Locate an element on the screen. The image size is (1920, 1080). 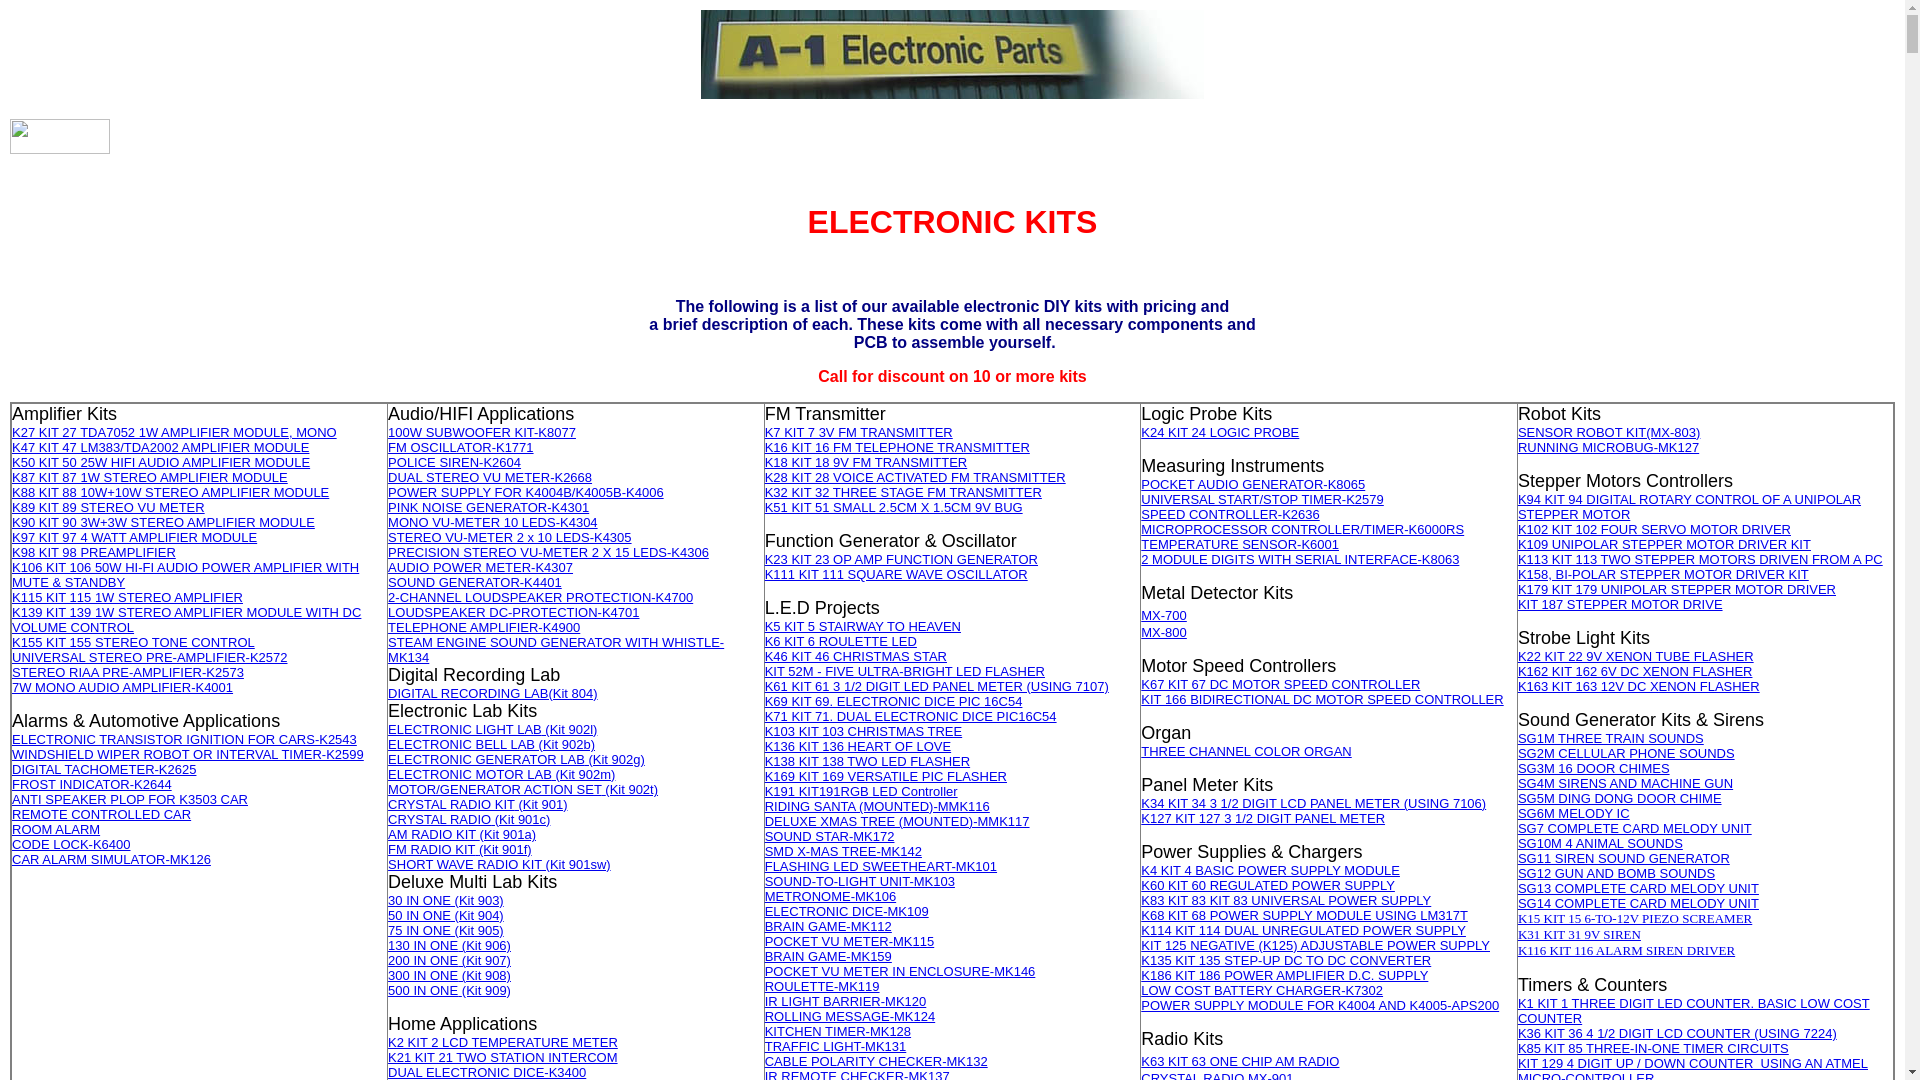
'RUNNING MICROBUG-MK127' is located at coordinates (1608, 446).